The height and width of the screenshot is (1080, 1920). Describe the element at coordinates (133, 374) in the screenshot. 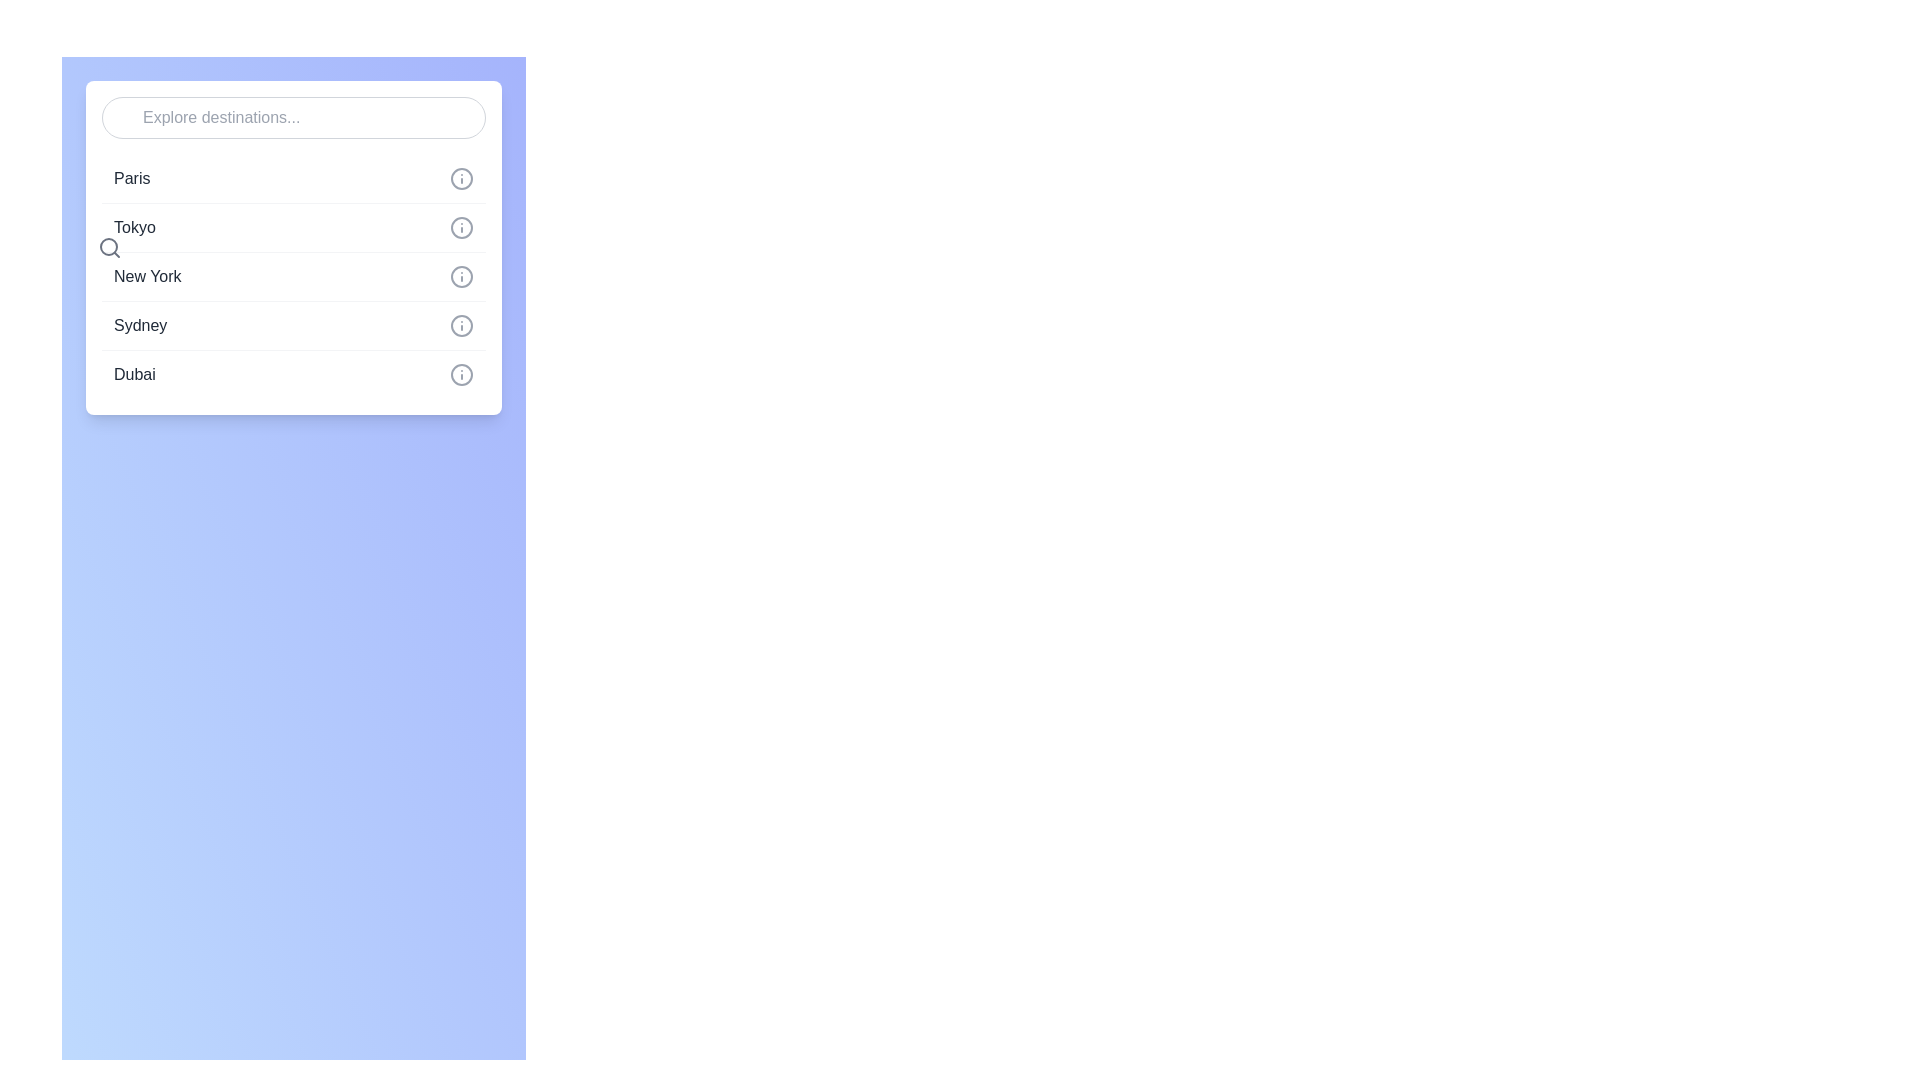

I see `the 'Dubai' text label, which is styled with a medium-weight font in gray color and positioned in the bottom row of a list of city names, to the left of an information icon and below 'Sydney'` at that location.